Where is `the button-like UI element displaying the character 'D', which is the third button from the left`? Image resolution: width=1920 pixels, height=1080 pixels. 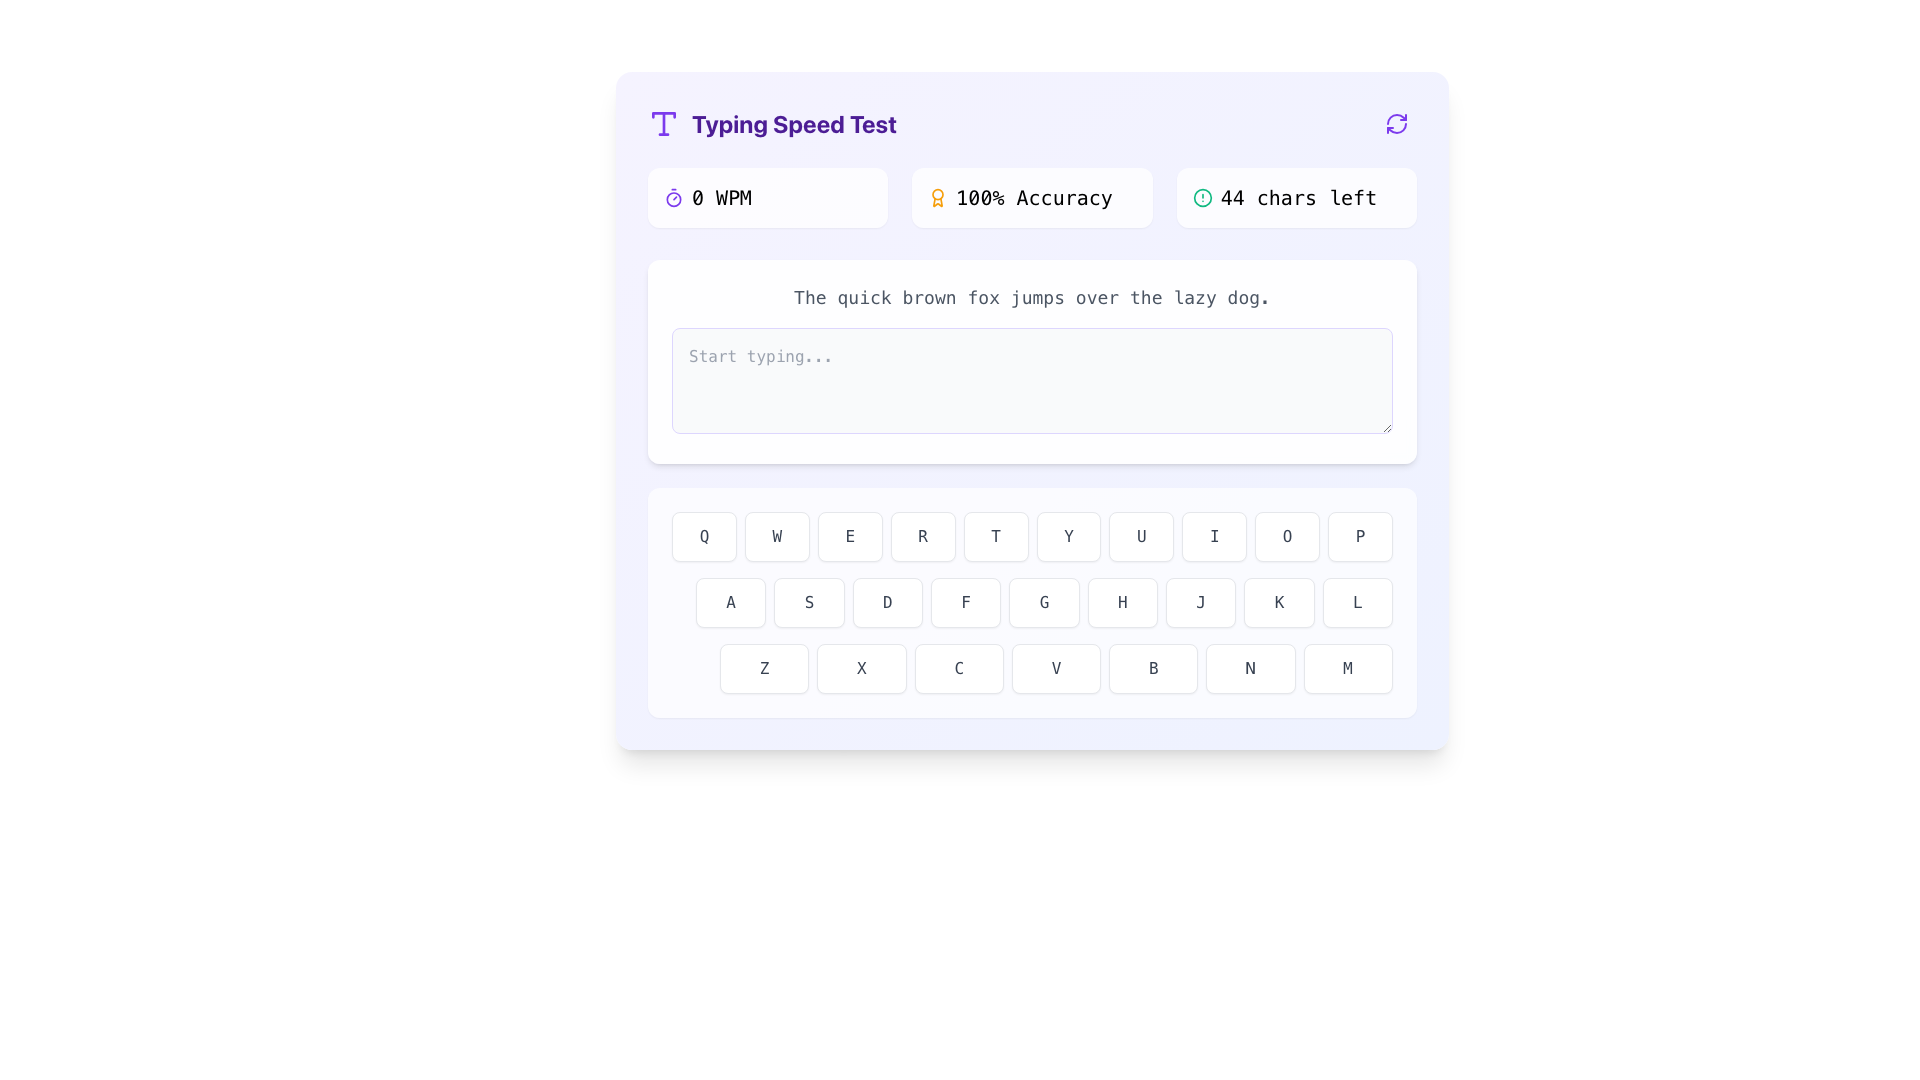
the button-like UI element displaying the character 'D', which is the third button from the left is located at coordinates (886, 601).